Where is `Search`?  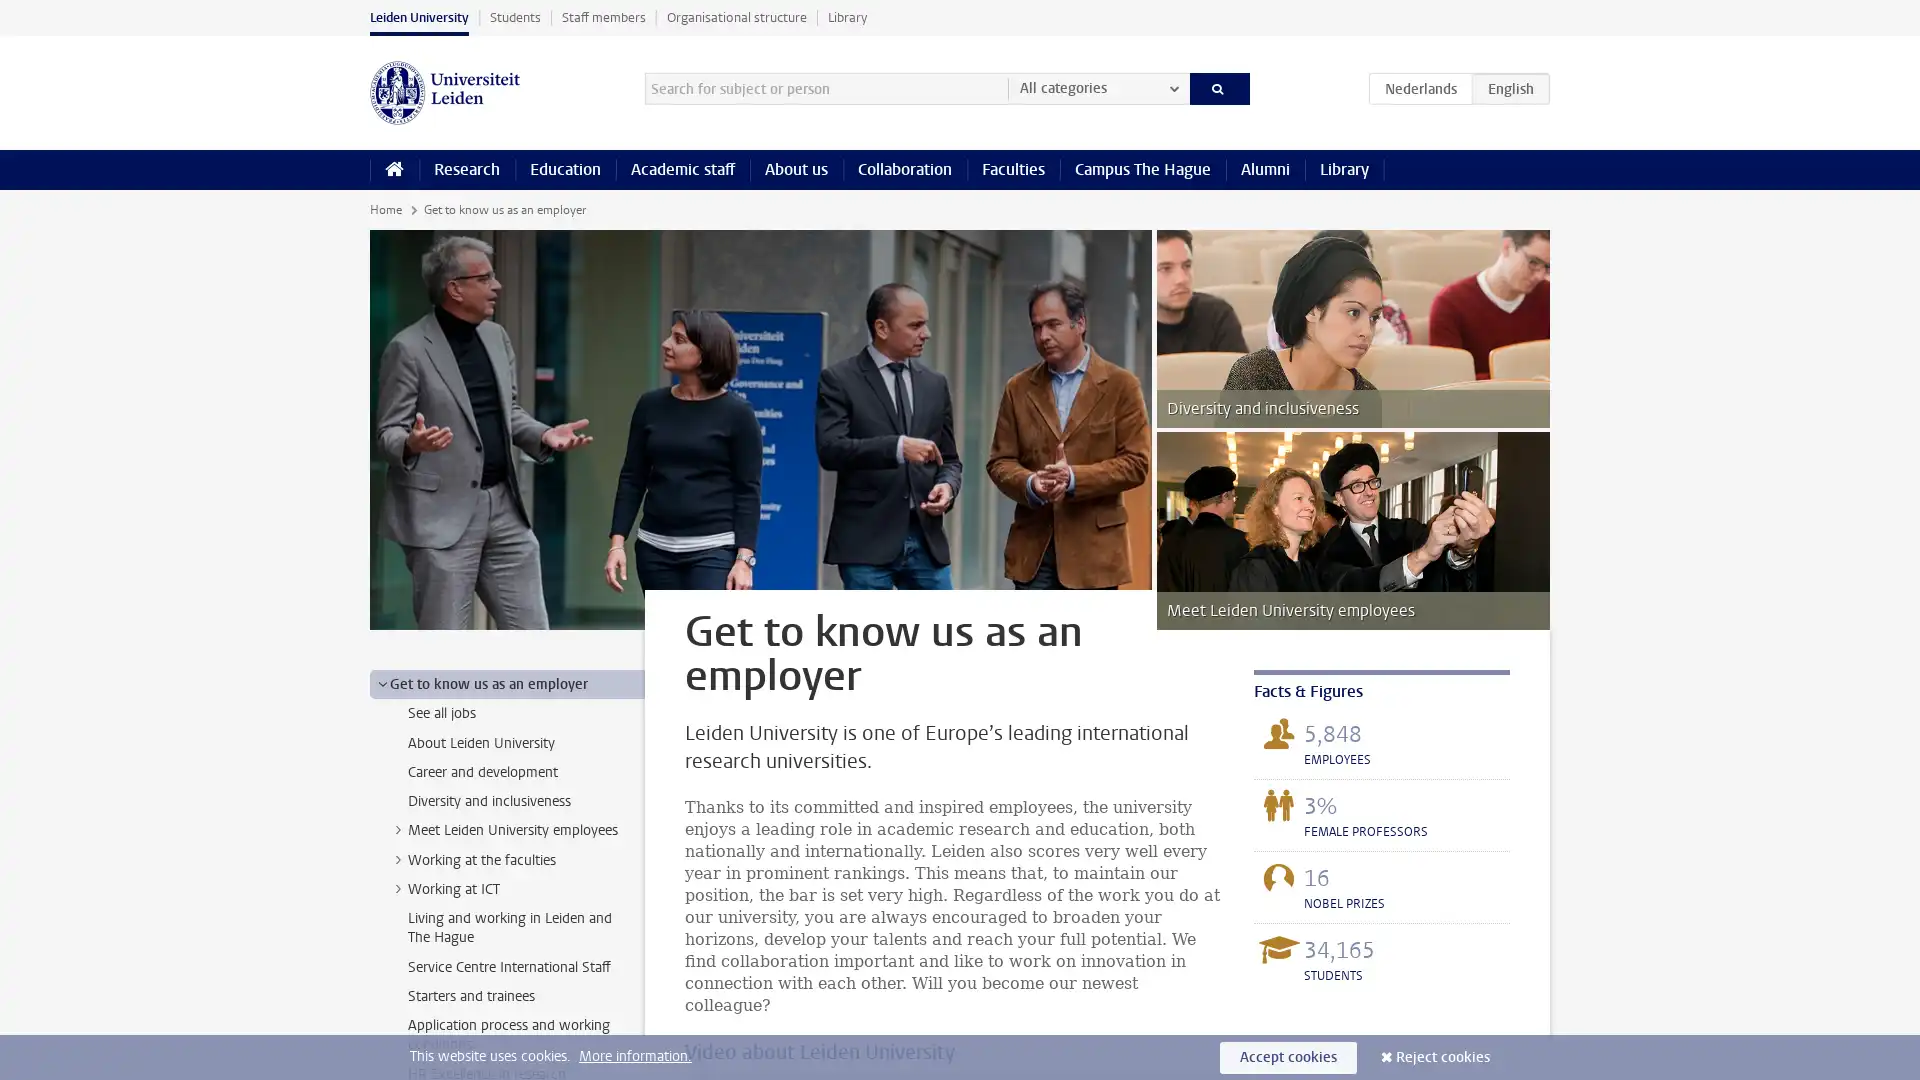 Search is located at coordinates (1218, 87).